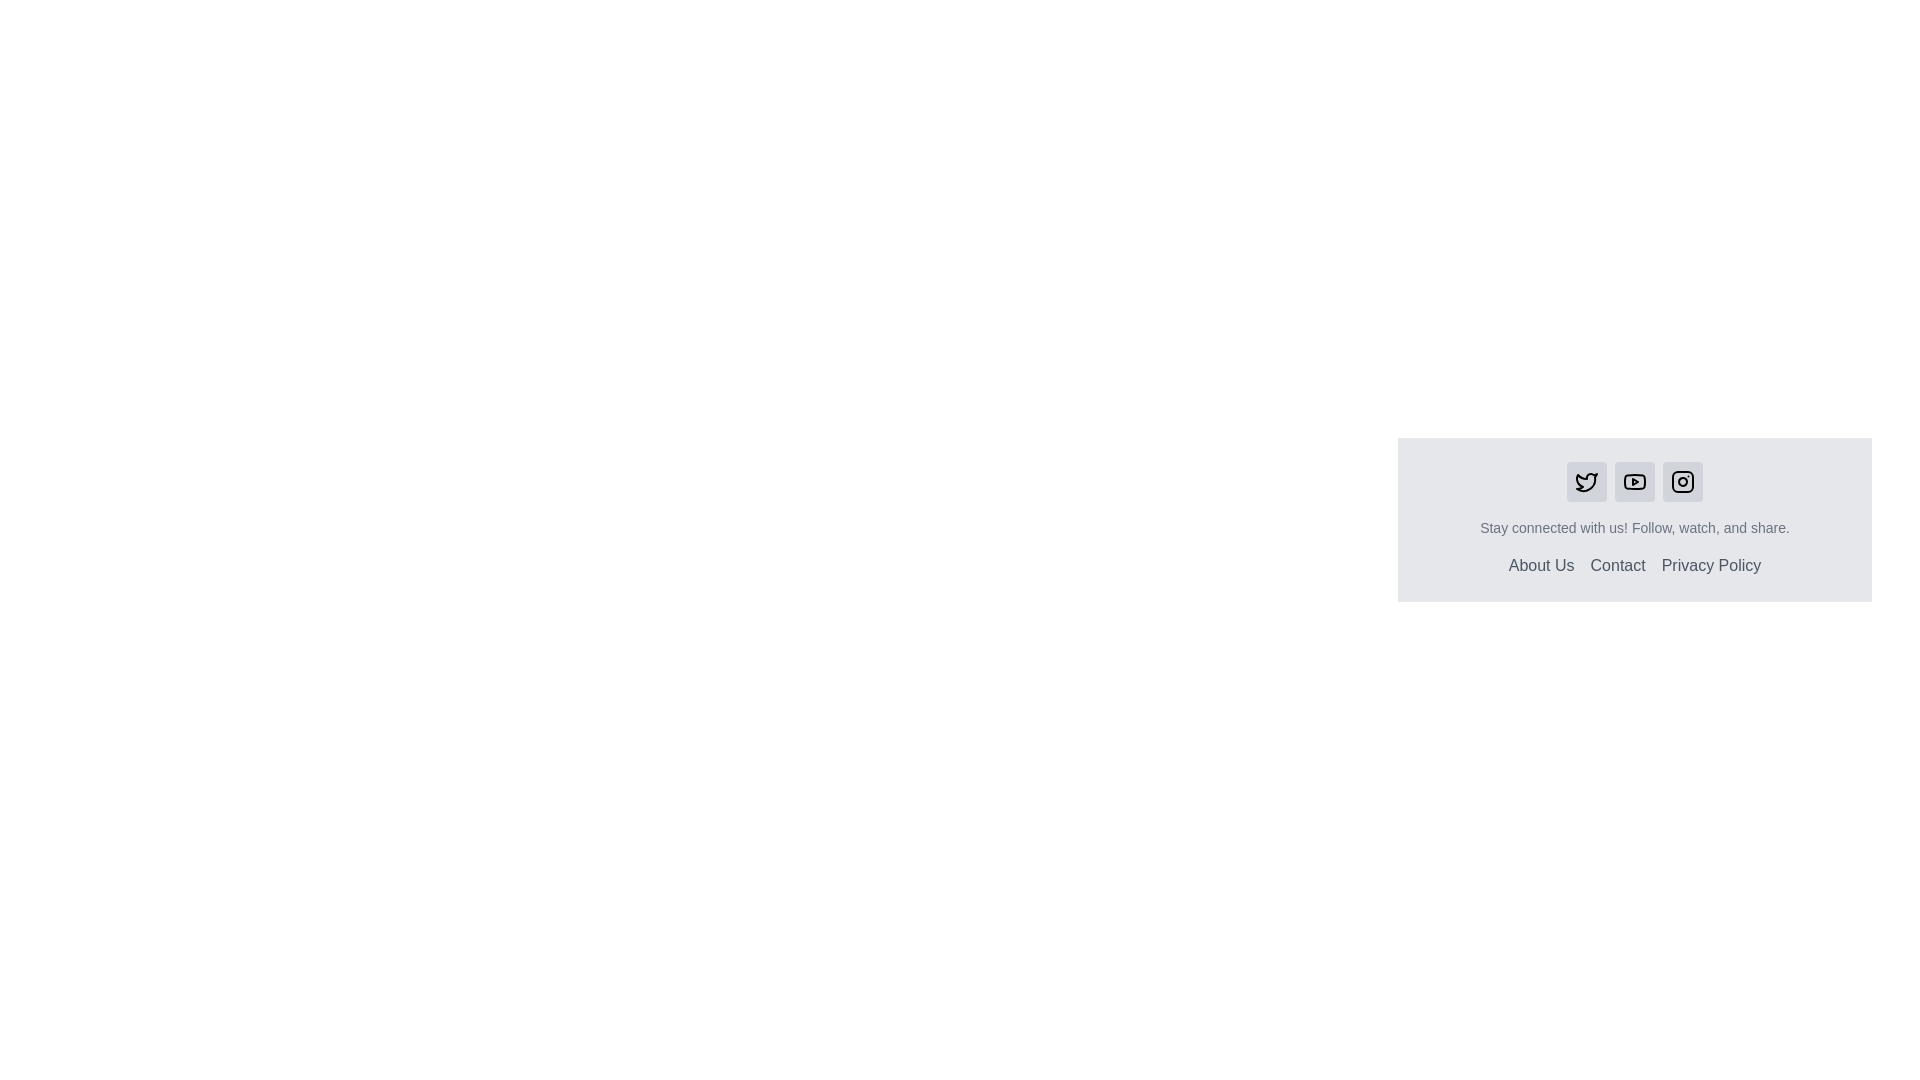  What do you see at coordinates (1635, 519) in the screenshot?
I see `the Twitter, YouTube, or Instagram social media icons in the composite component` at bounding box center [1635, 519].